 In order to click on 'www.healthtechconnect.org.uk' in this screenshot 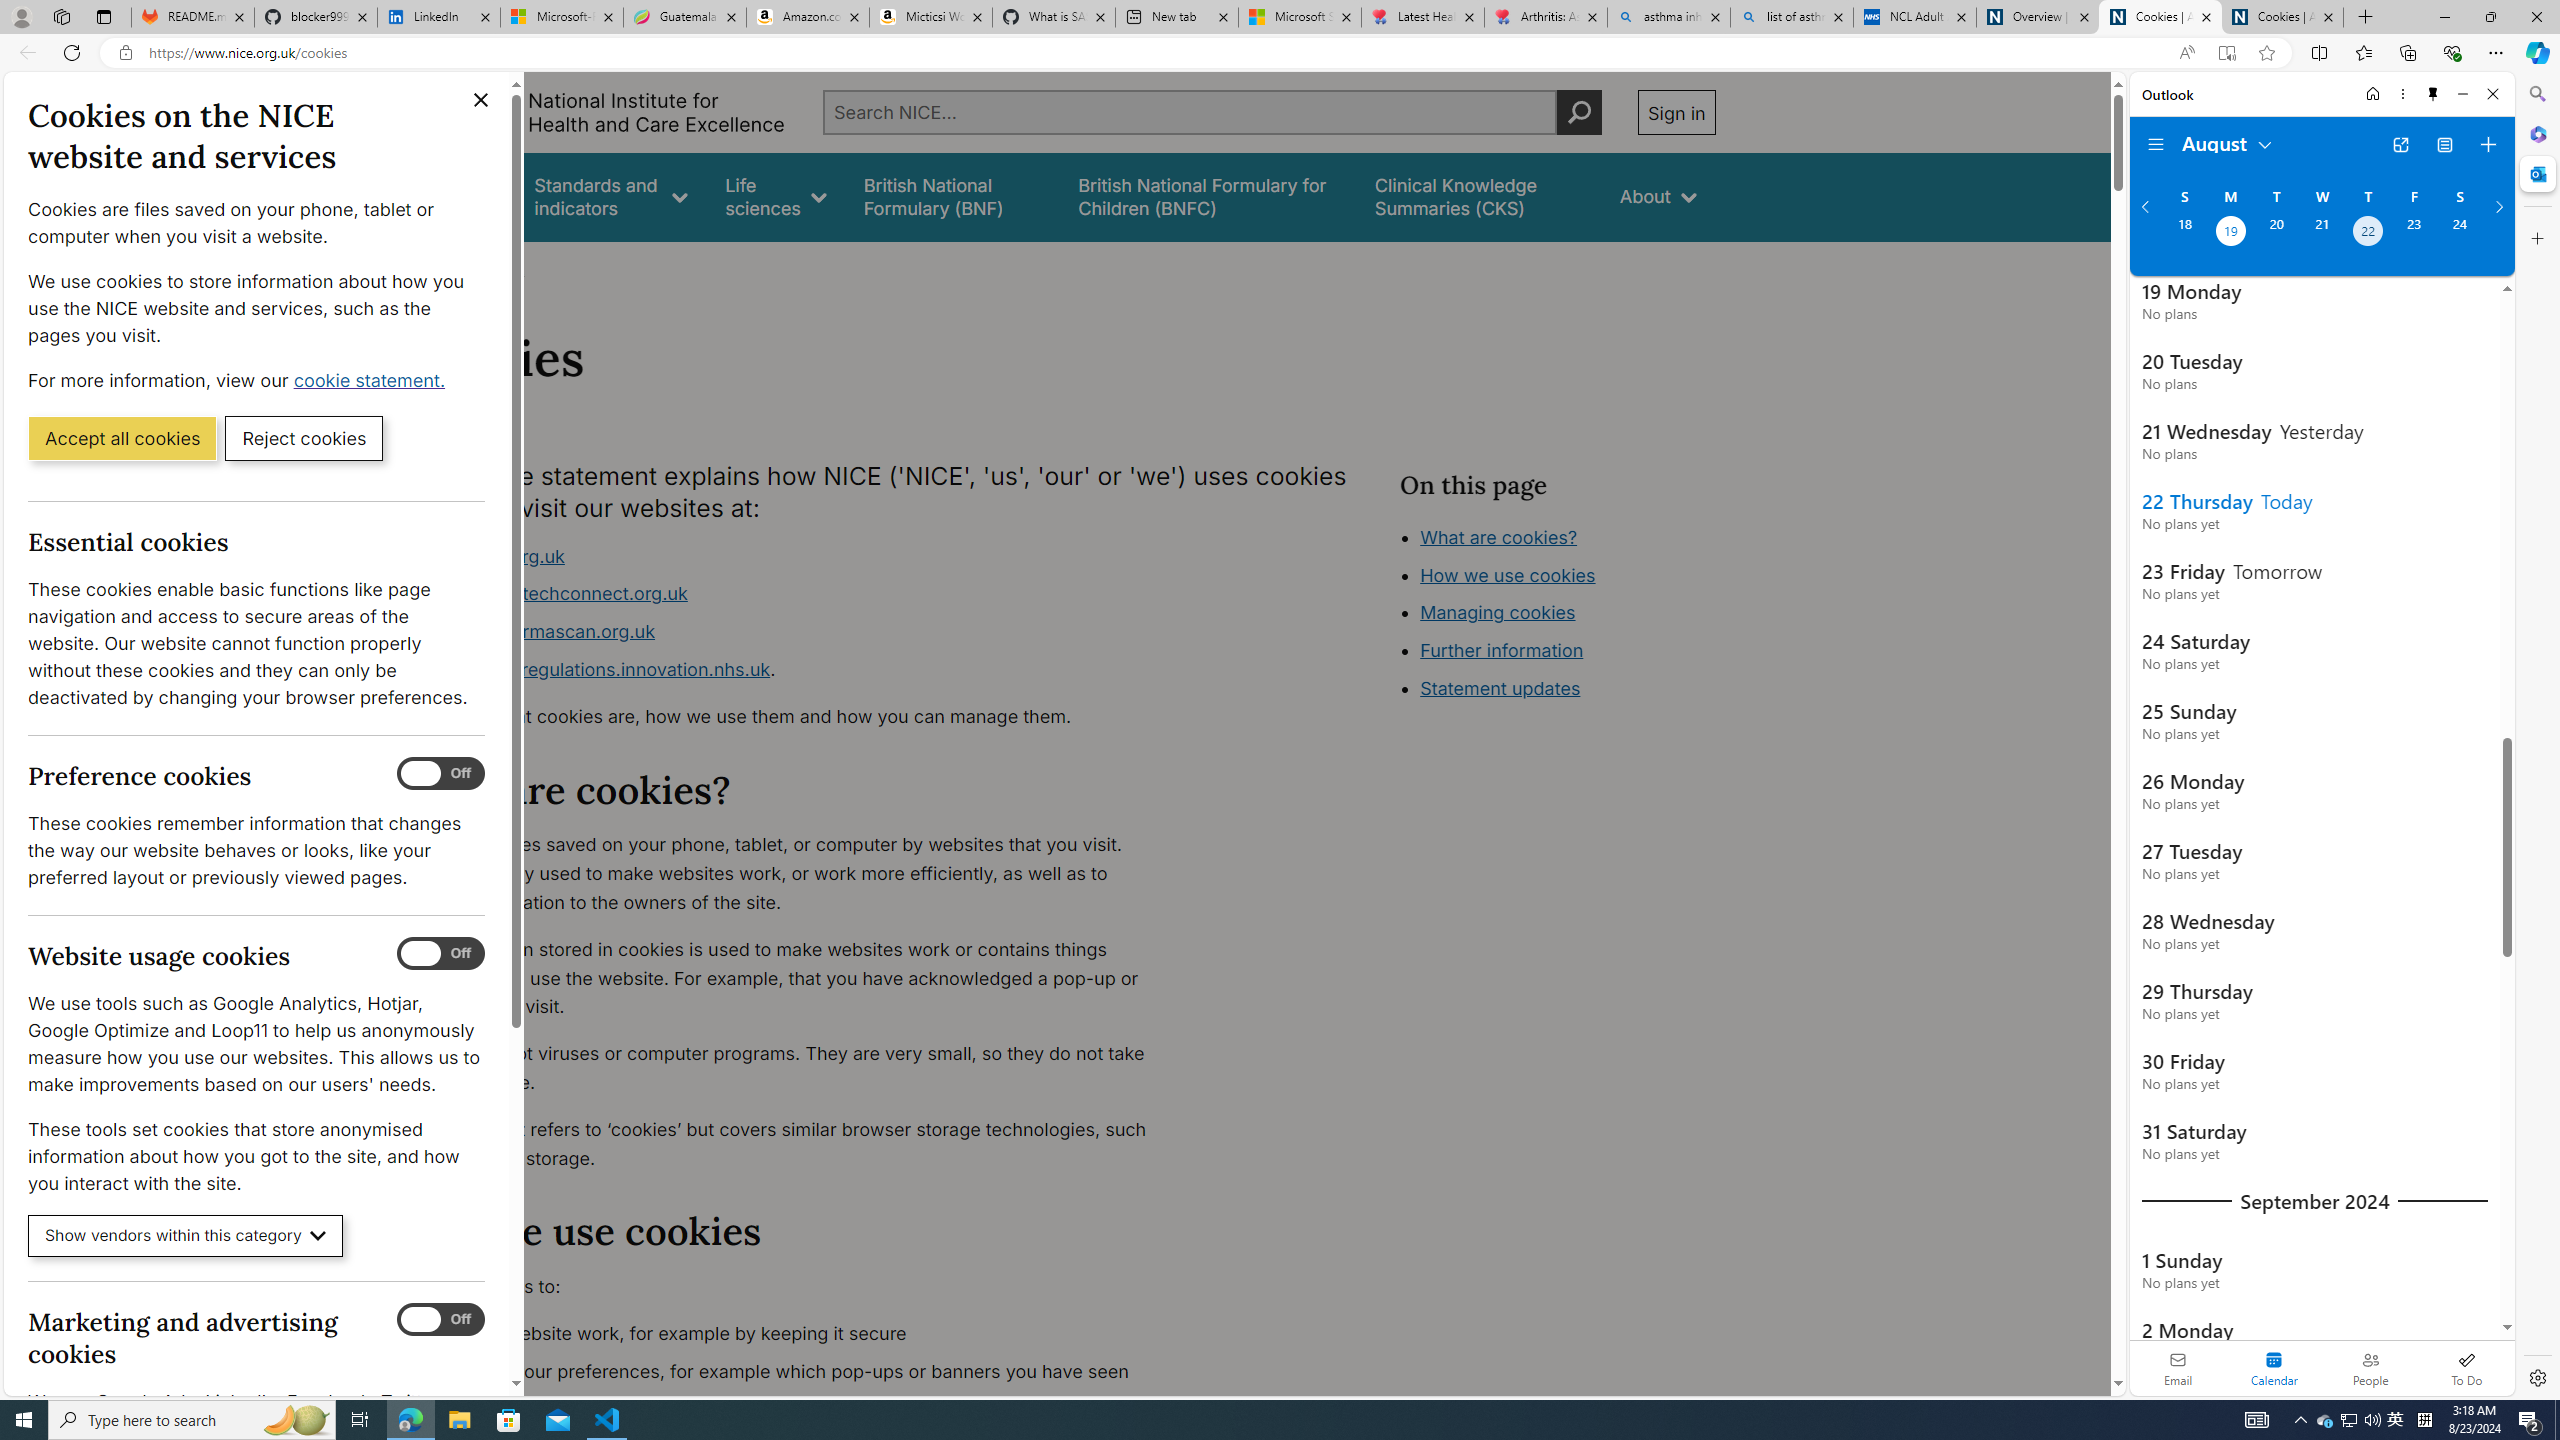, I will do `click(554, 593)`.